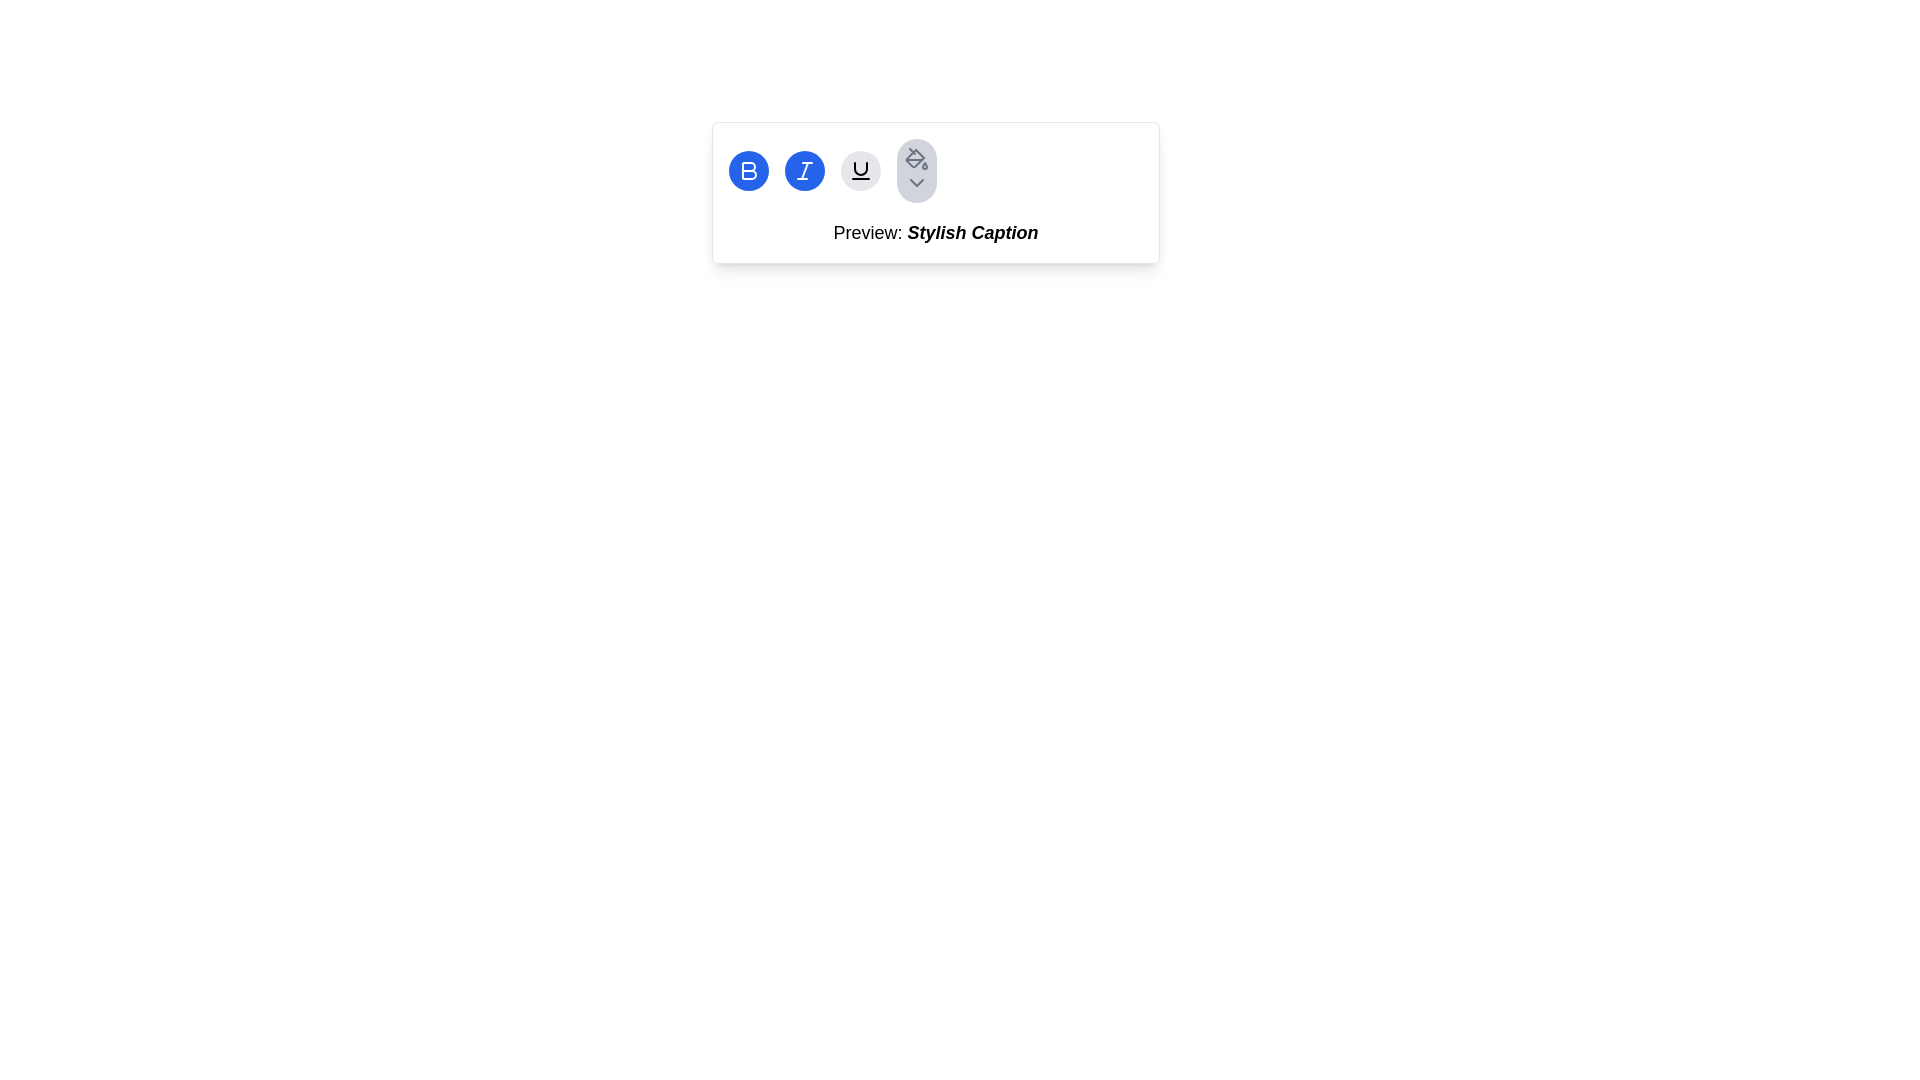  Describe the element at coordinates (915, 182) in the screenshot. I see `the downward arrow icon, which is a chevron shape styled in gray, located within a circular button with a light gray background` at that location.